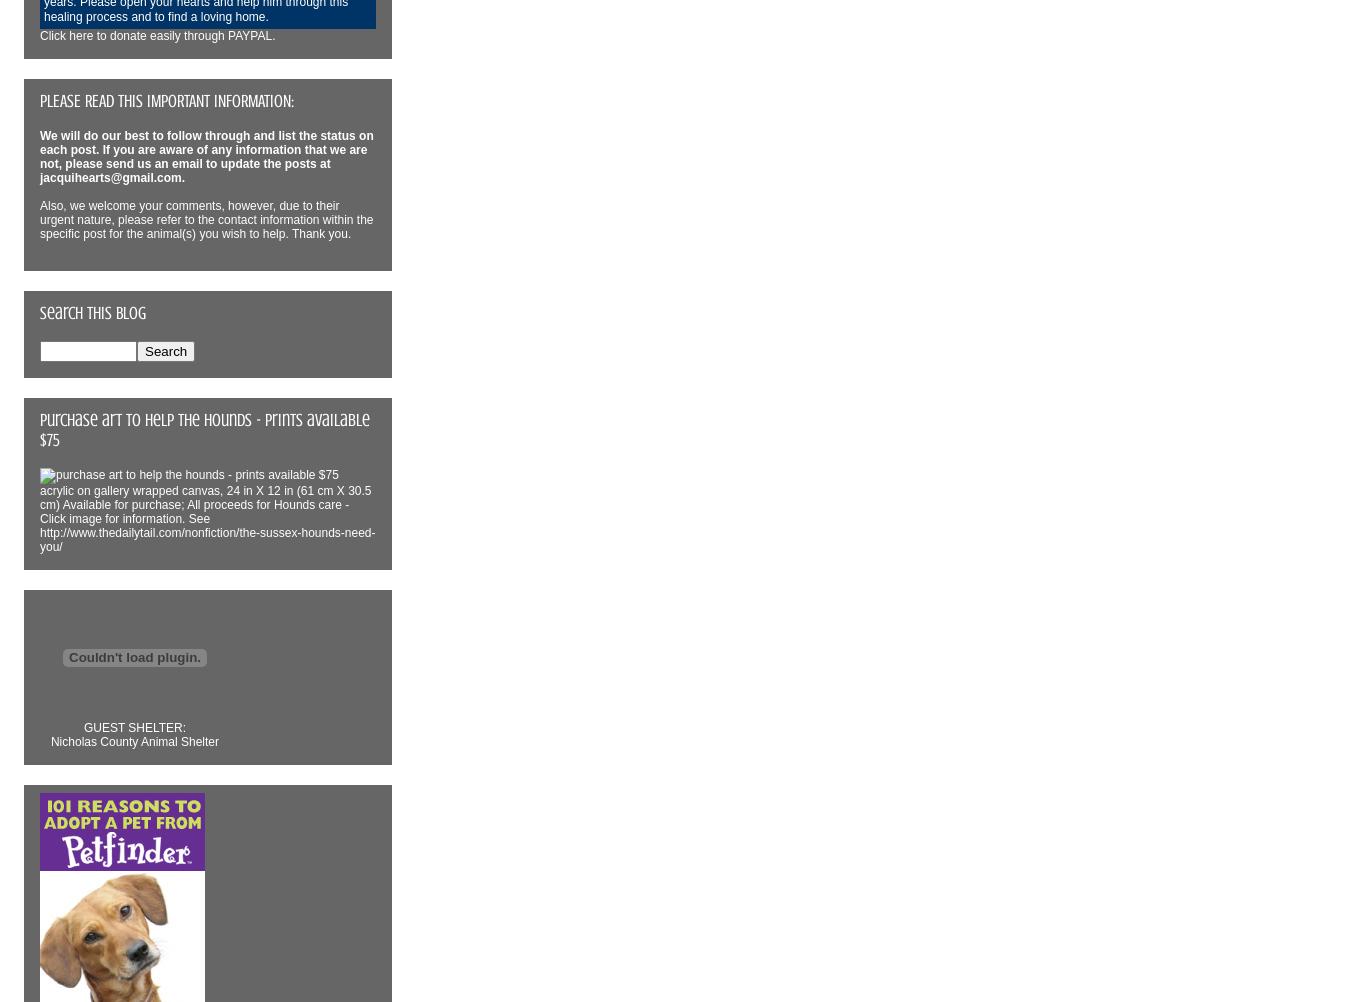 The image size is (1368, 1002). What do you see at coordinates (182, 177) in the screenshot?
I see `'.'` at bounding box center [182, 177].